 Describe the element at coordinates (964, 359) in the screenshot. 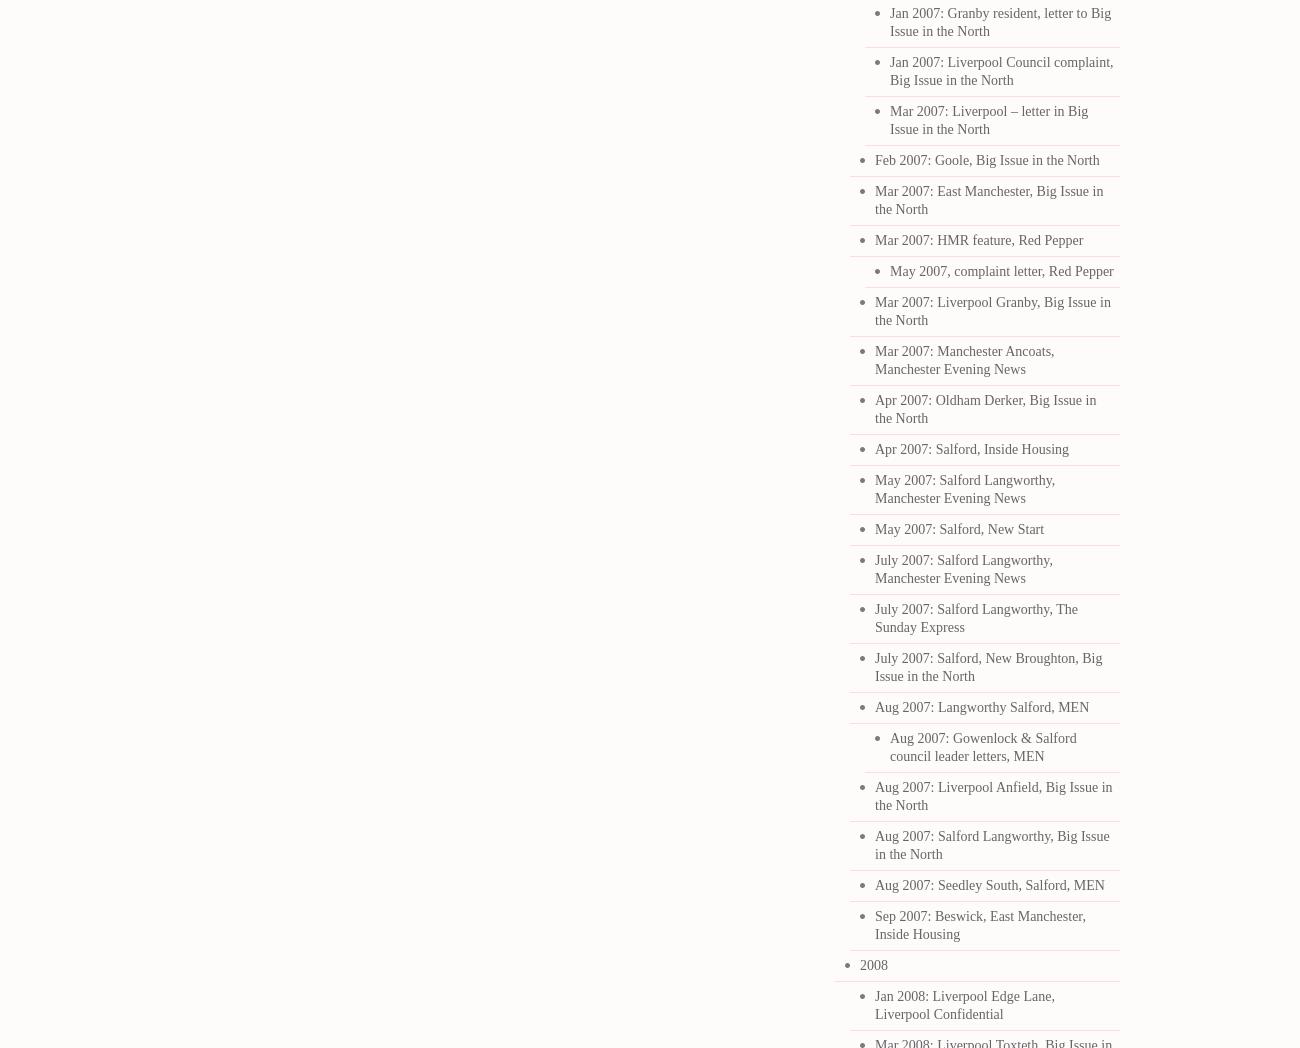

I see `'Mar 2007: Manchester Ancoats, Manchester Evening News'` at that location.